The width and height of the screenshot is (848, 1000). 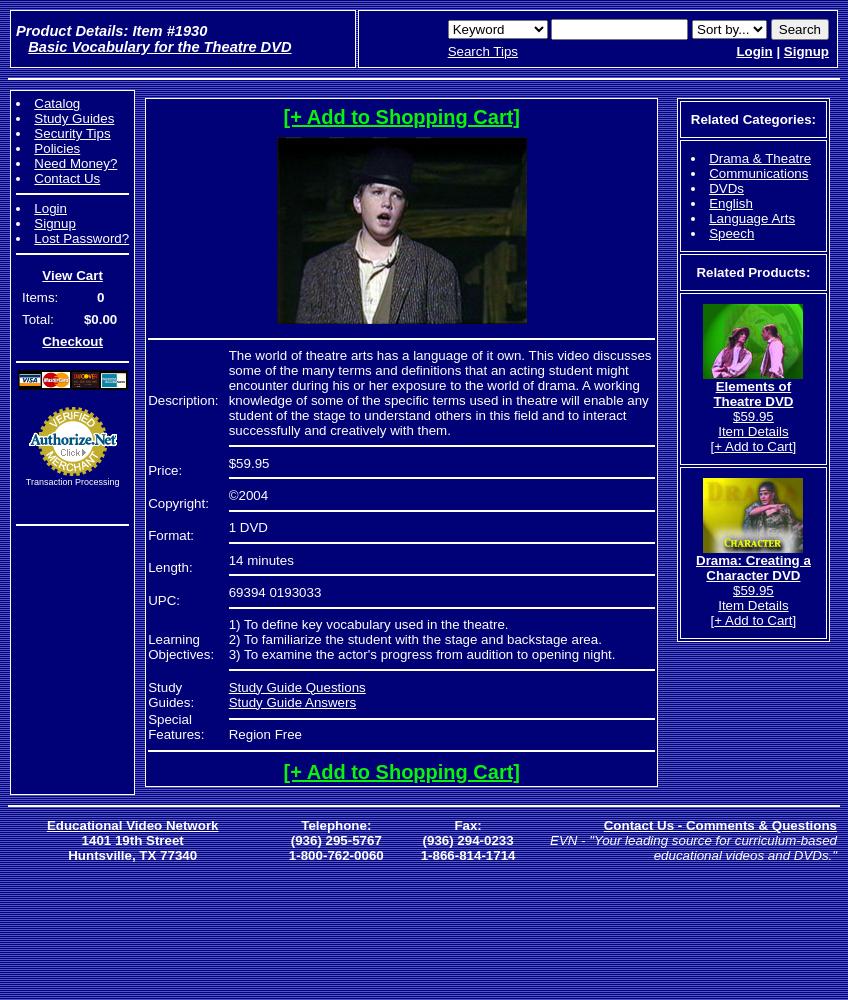 What do you see at coordinates (751, 217) in the screenshot?
I see `'Language Arts'` at bounding box center [751, 217].